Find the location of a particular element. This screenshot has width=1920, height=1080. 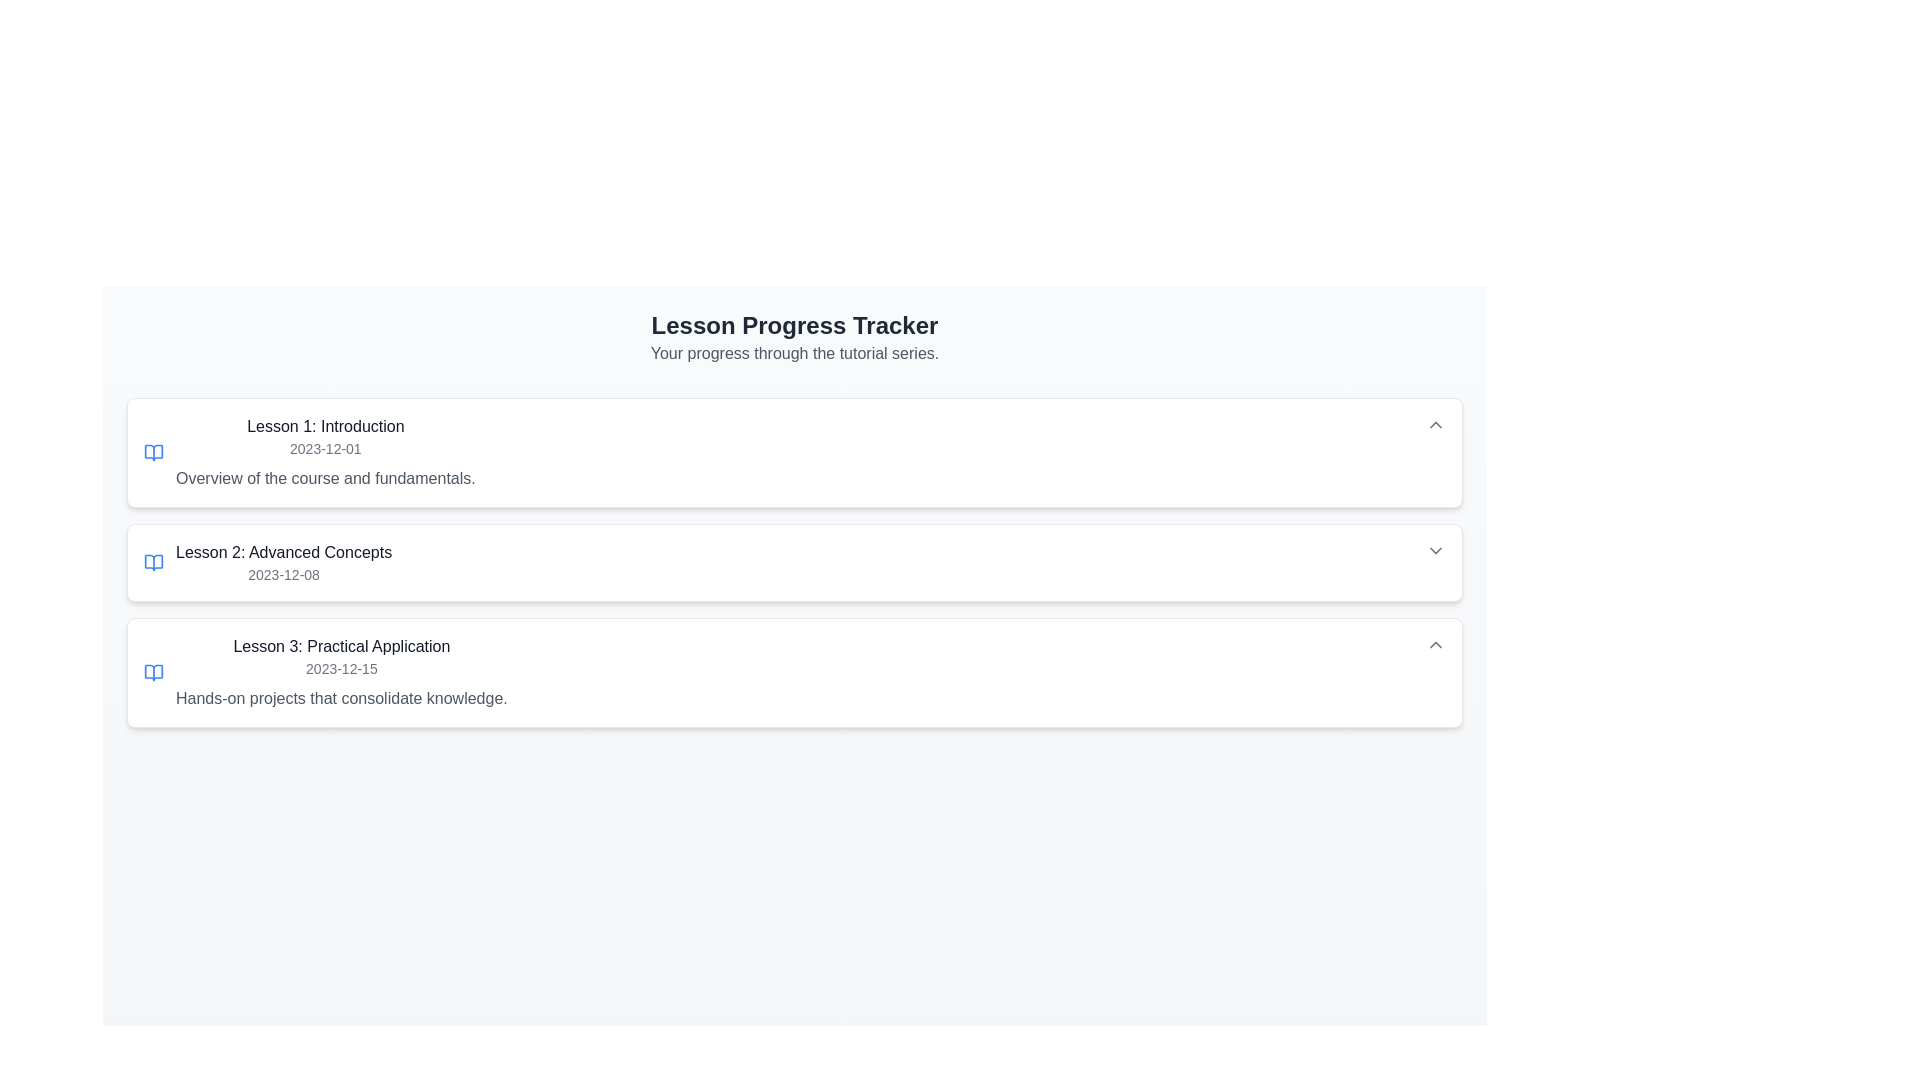

the arrow-shaped dropdown toggle button located at the right end of the 'Lesson 2: Advanced Concepts' section is located at coordinates (1434, 551).